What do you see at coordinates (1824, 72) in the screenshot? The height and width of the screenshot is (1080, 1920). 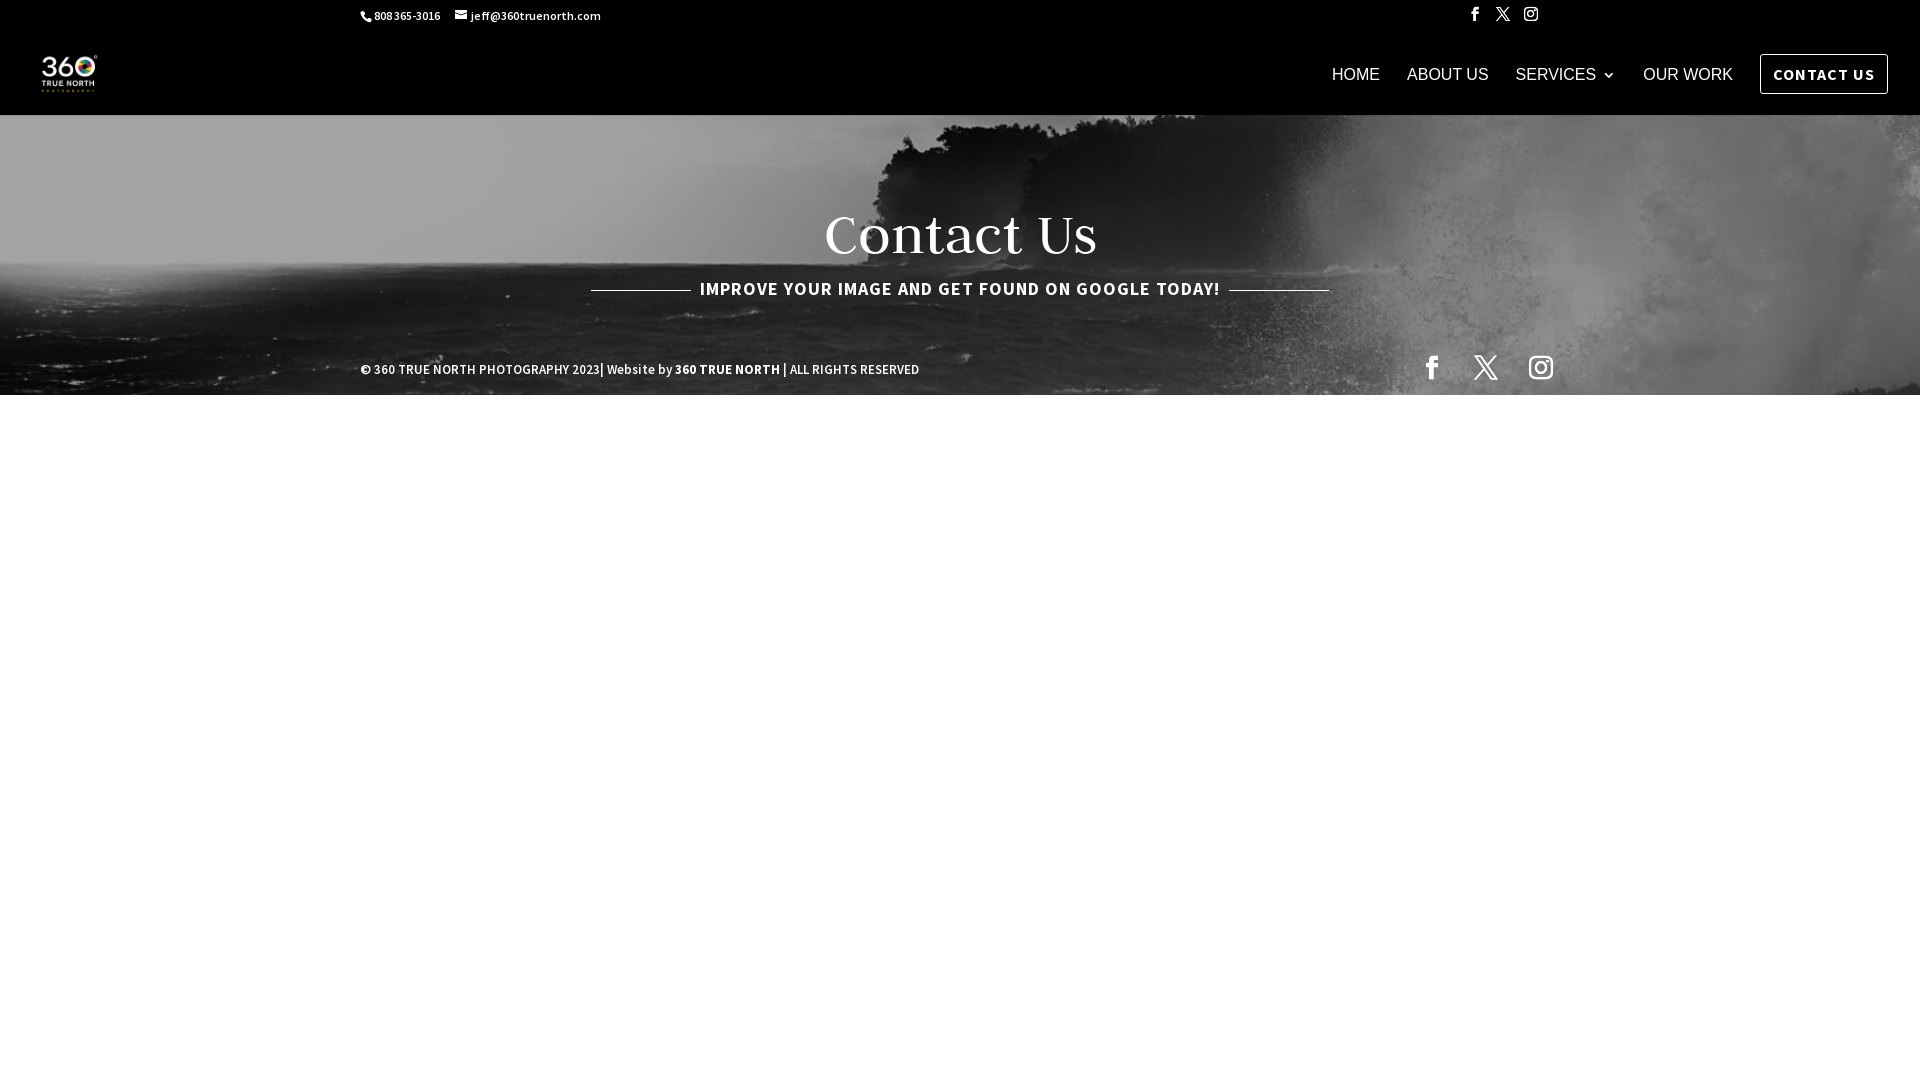 I see `'CONTACT US'` at bounding box center [1824, 72].